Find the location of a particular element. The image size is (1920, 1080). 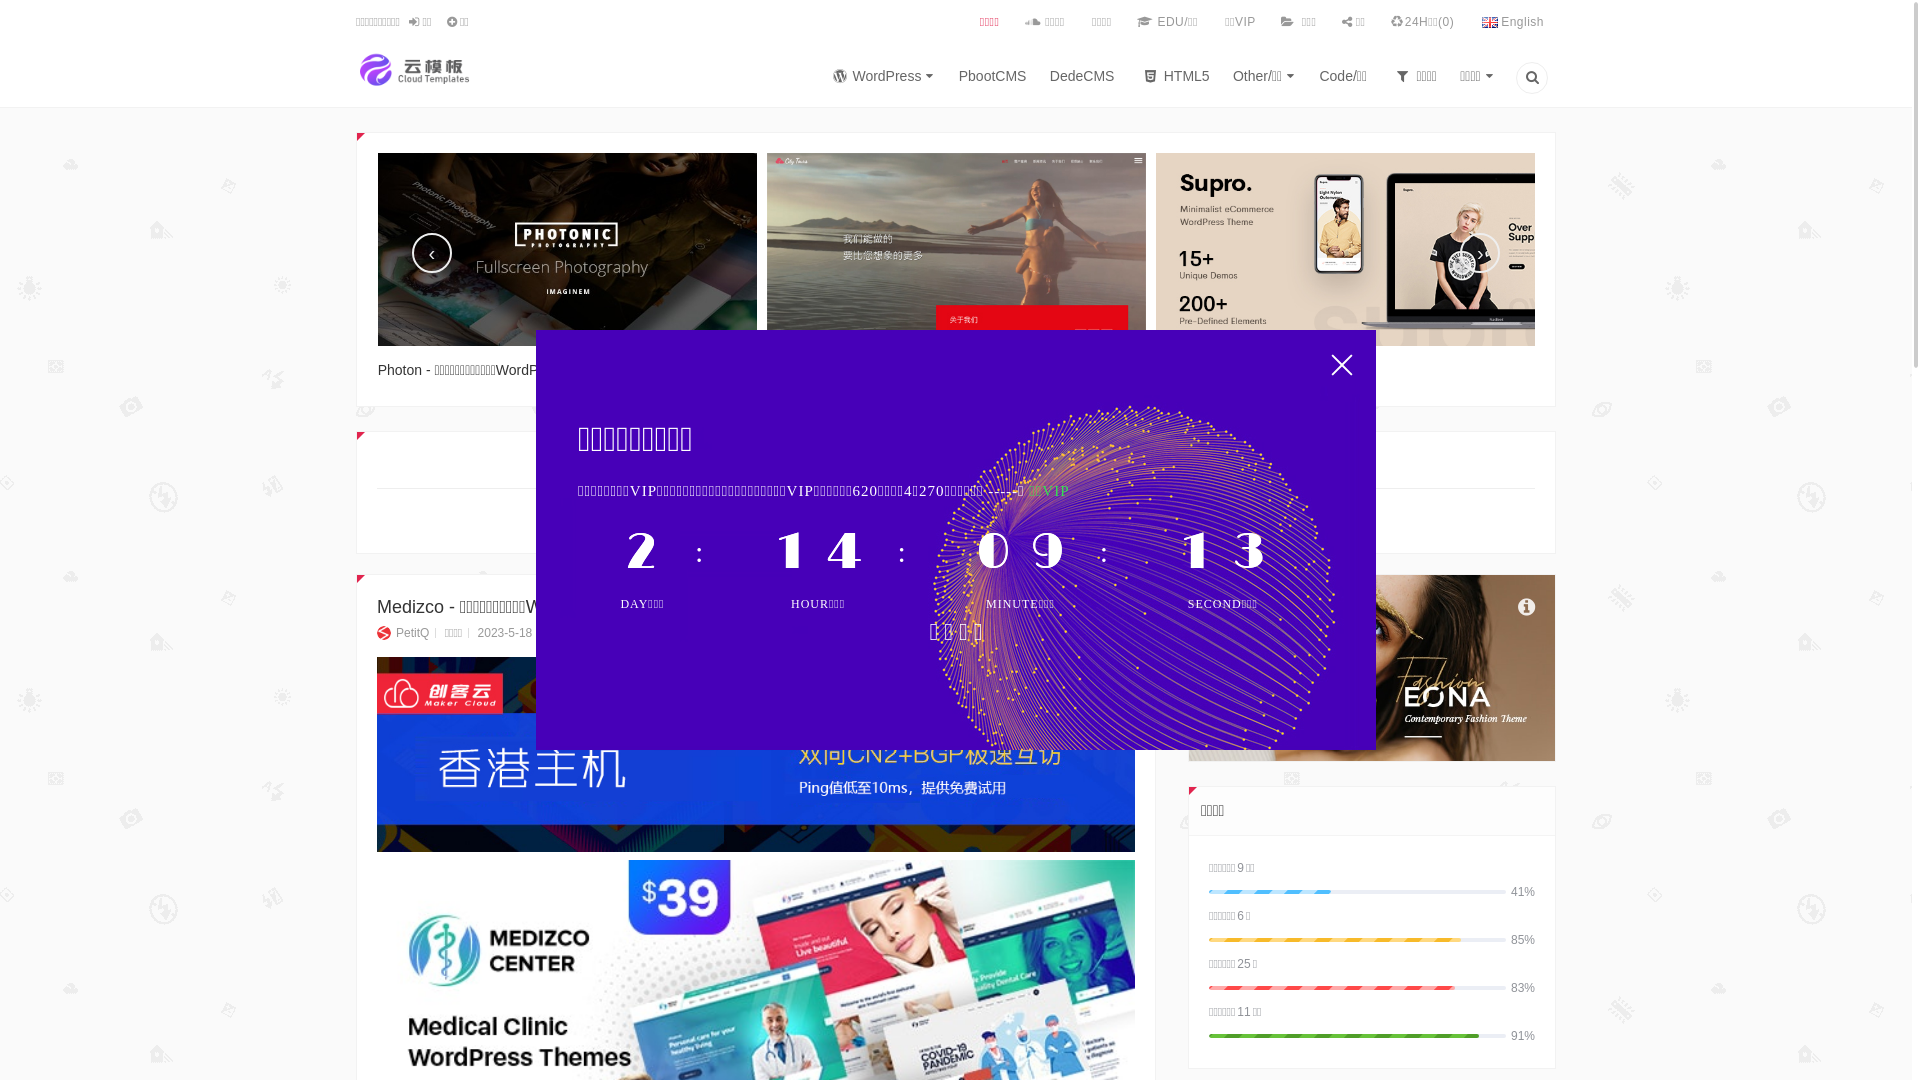

'HTML5' is located at coordinates (1174, 79).